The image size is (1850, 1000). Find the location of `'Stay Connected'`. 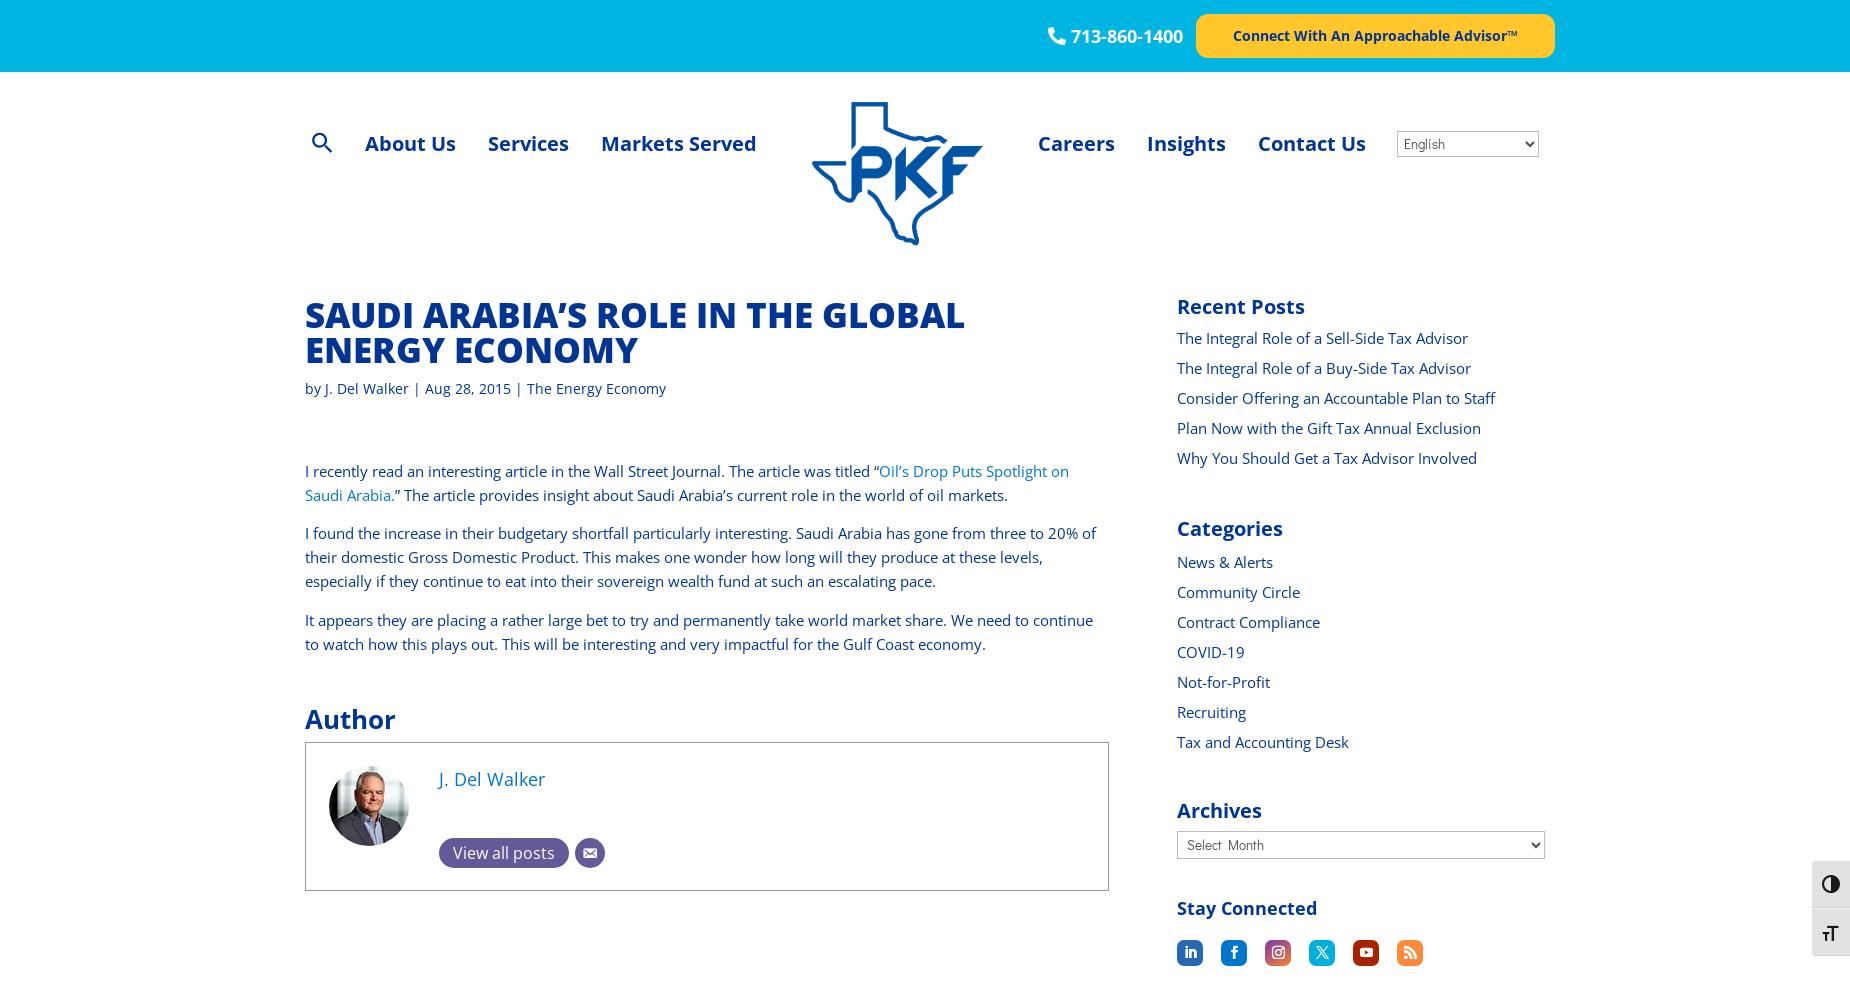

'Stay Connected' is located at coordinates (1246, 907).